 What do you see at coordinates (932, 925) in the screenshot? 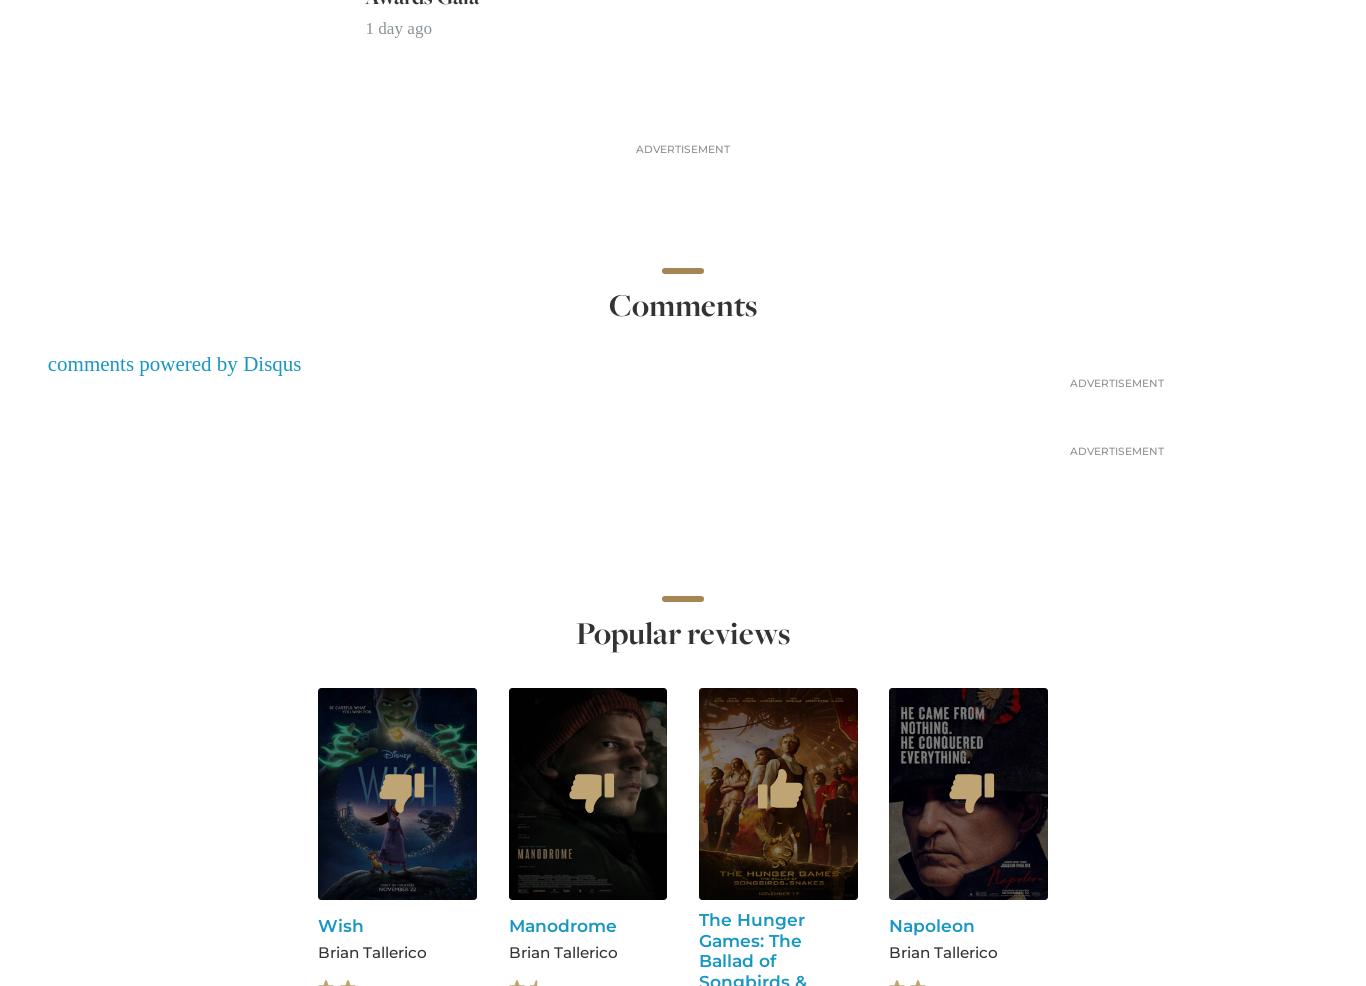
I see `'Napoleon'` at bounding box center [932, 925].